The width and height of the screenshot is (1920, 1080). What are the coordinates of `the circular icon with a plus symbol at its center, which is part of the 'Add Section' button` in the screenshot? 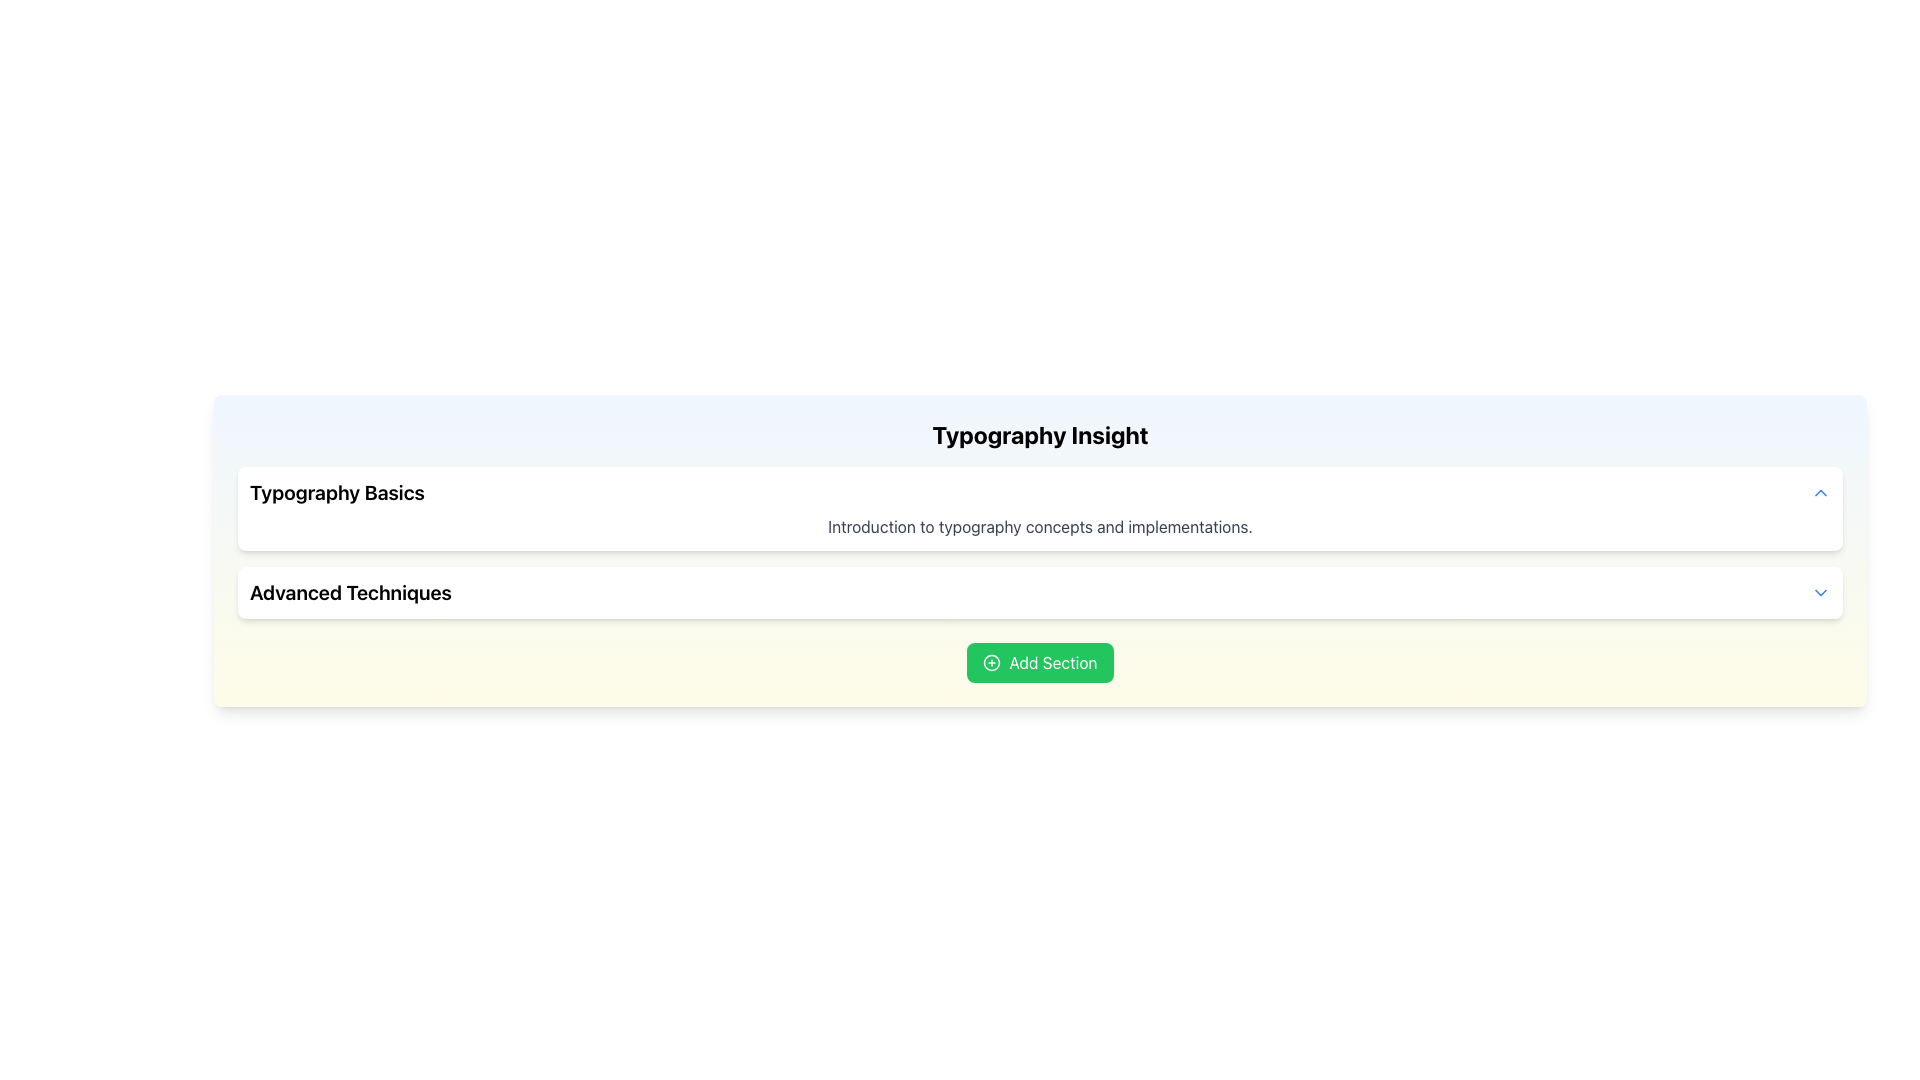 It's located at (992, 663).